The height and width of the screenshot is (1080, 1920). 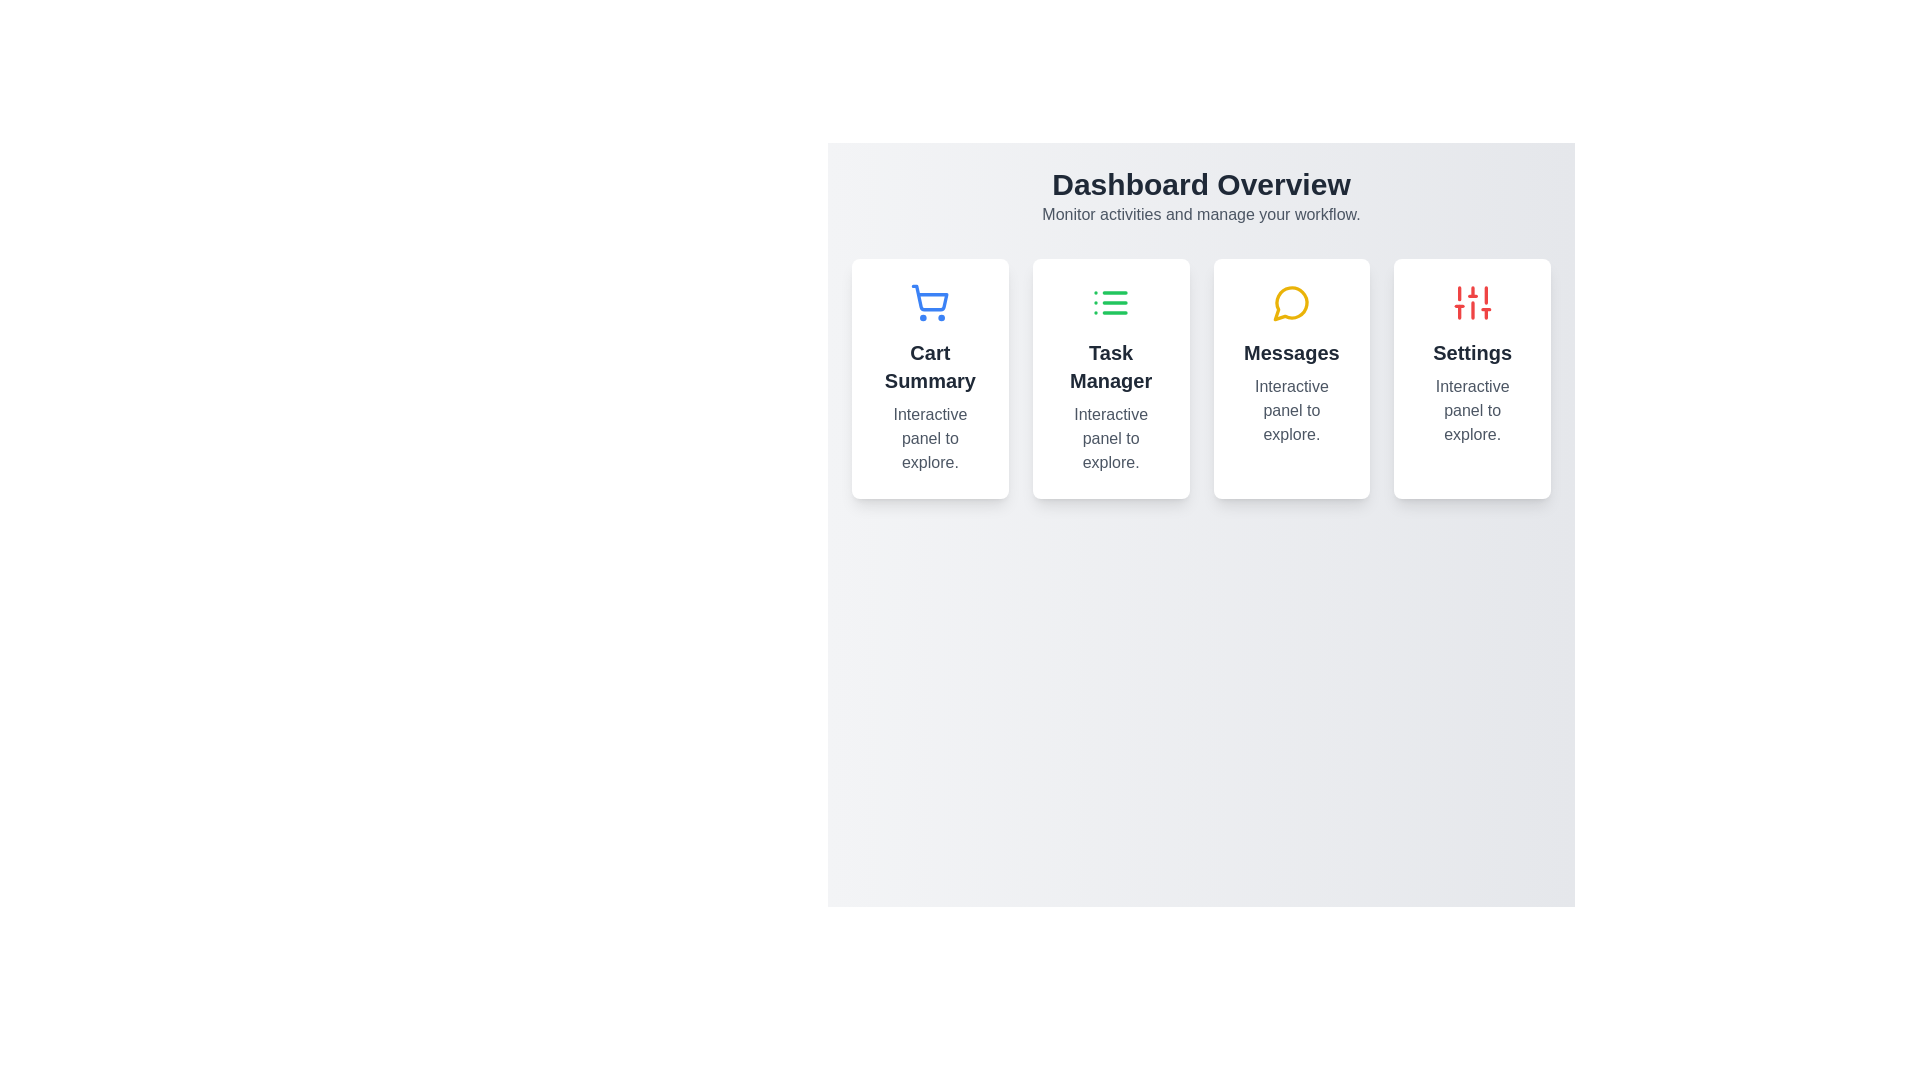 What do you see at coordinates (929, 378) in the screenshot?
I see `the Interactive Information Panel located at the top left of the grid layout for additional info` at bounding box center [929, 378].